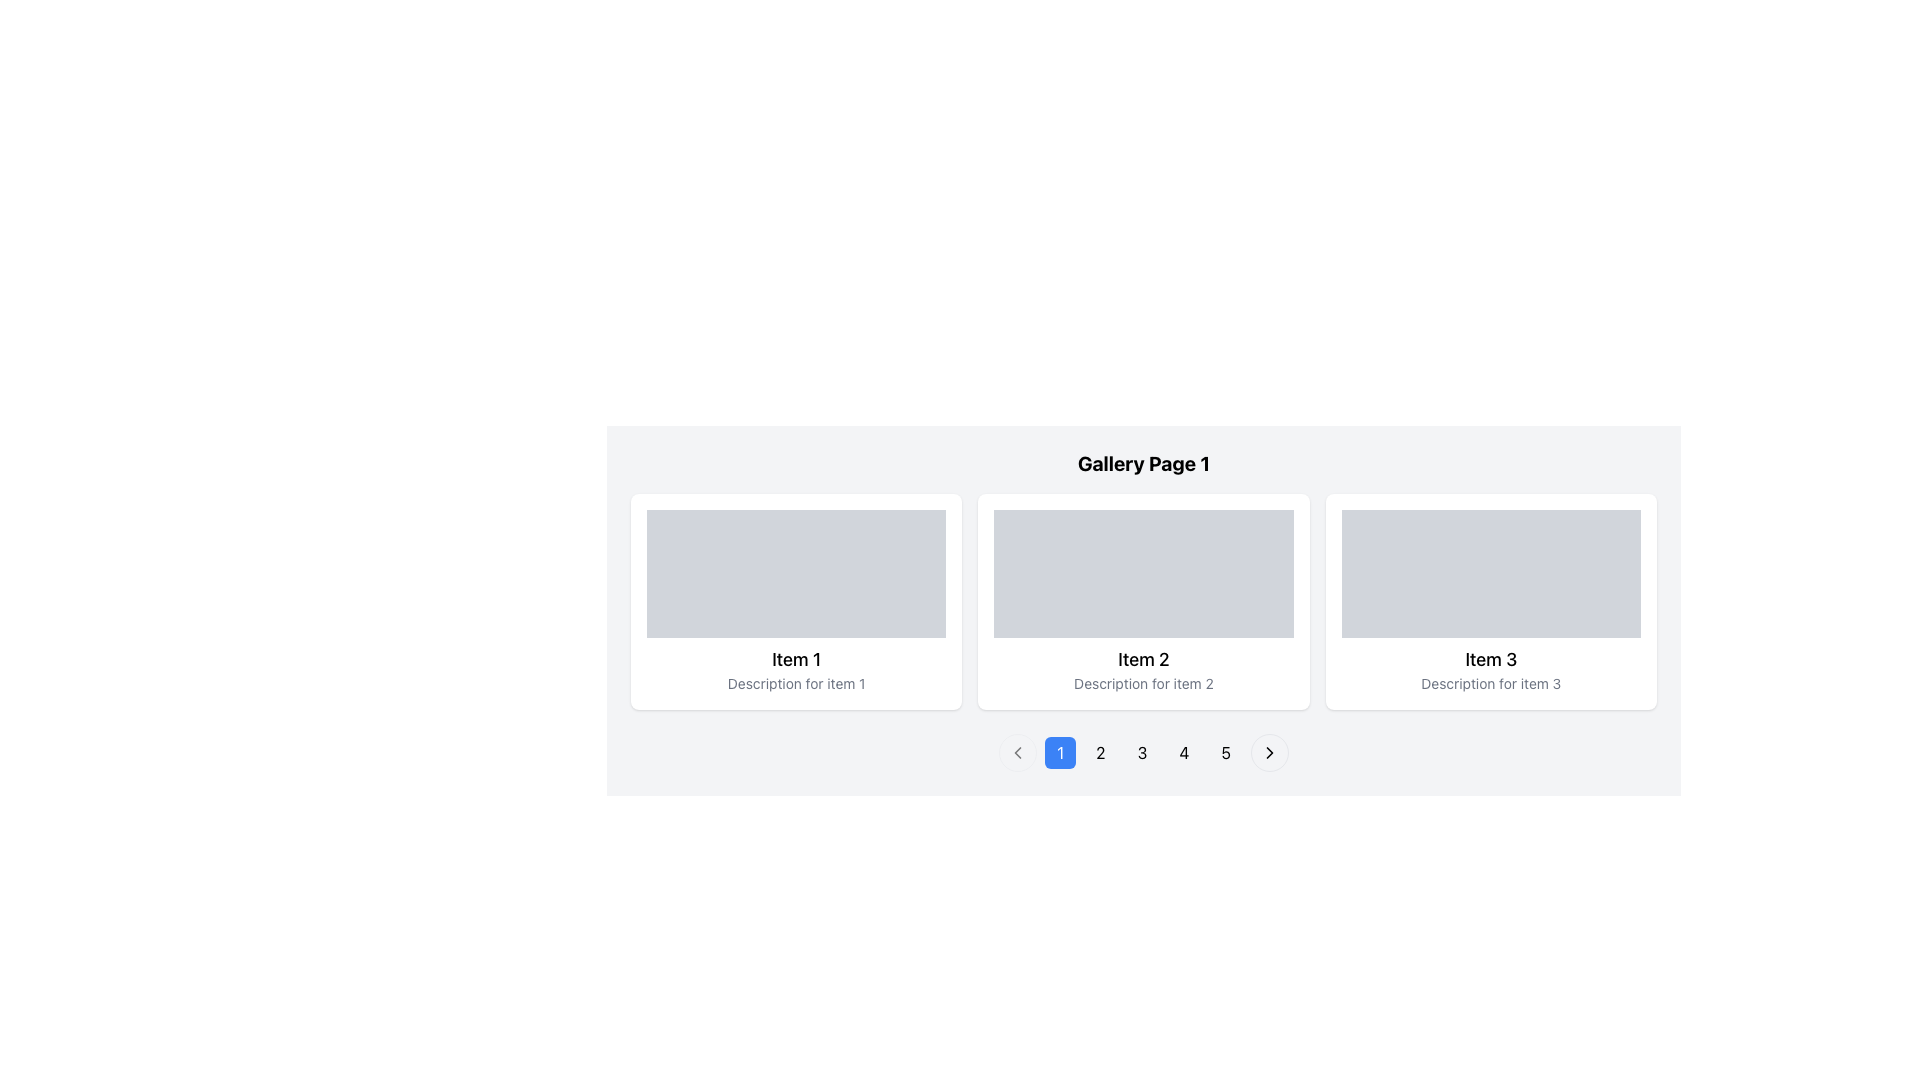 The width and height of the screenshot is (1920, 1080). Describe the element at coordinates (1098, 752) in the screenshot. I see `the pagination button displaying the number '2'` at that location.